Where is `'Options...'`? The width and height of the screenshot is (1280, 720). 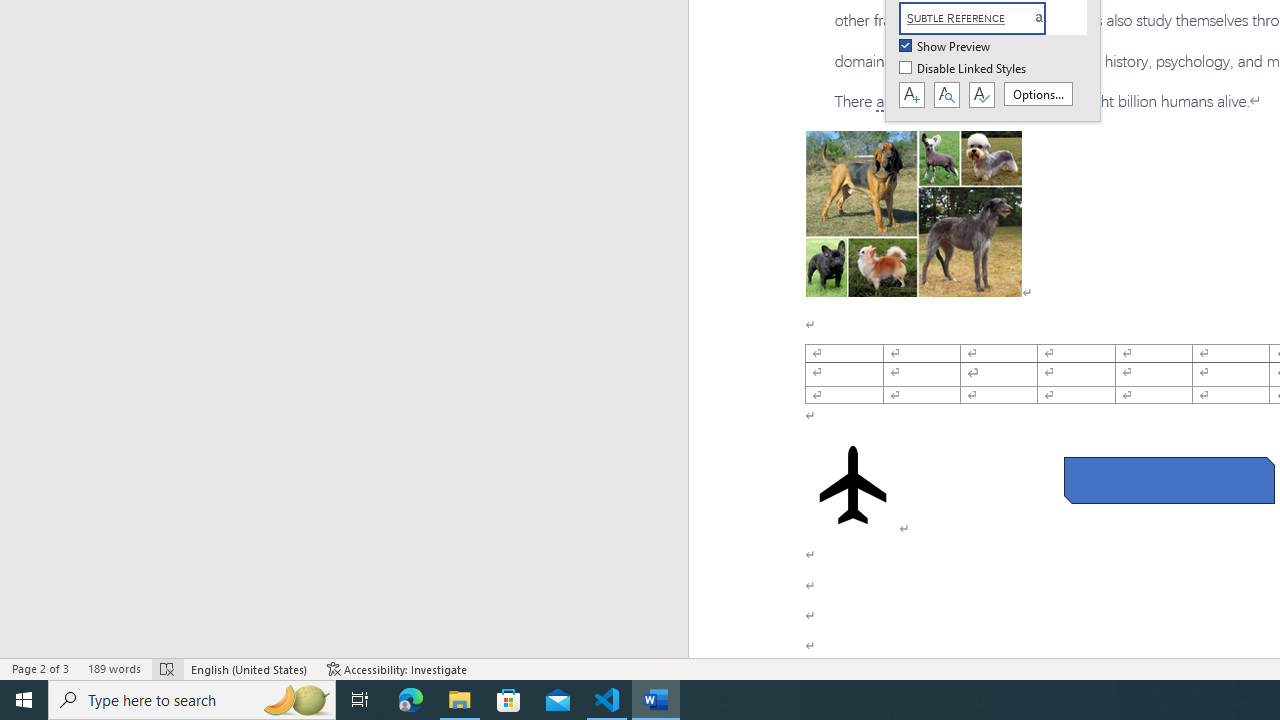 'Options...' is located at coordinates (1038, 93).